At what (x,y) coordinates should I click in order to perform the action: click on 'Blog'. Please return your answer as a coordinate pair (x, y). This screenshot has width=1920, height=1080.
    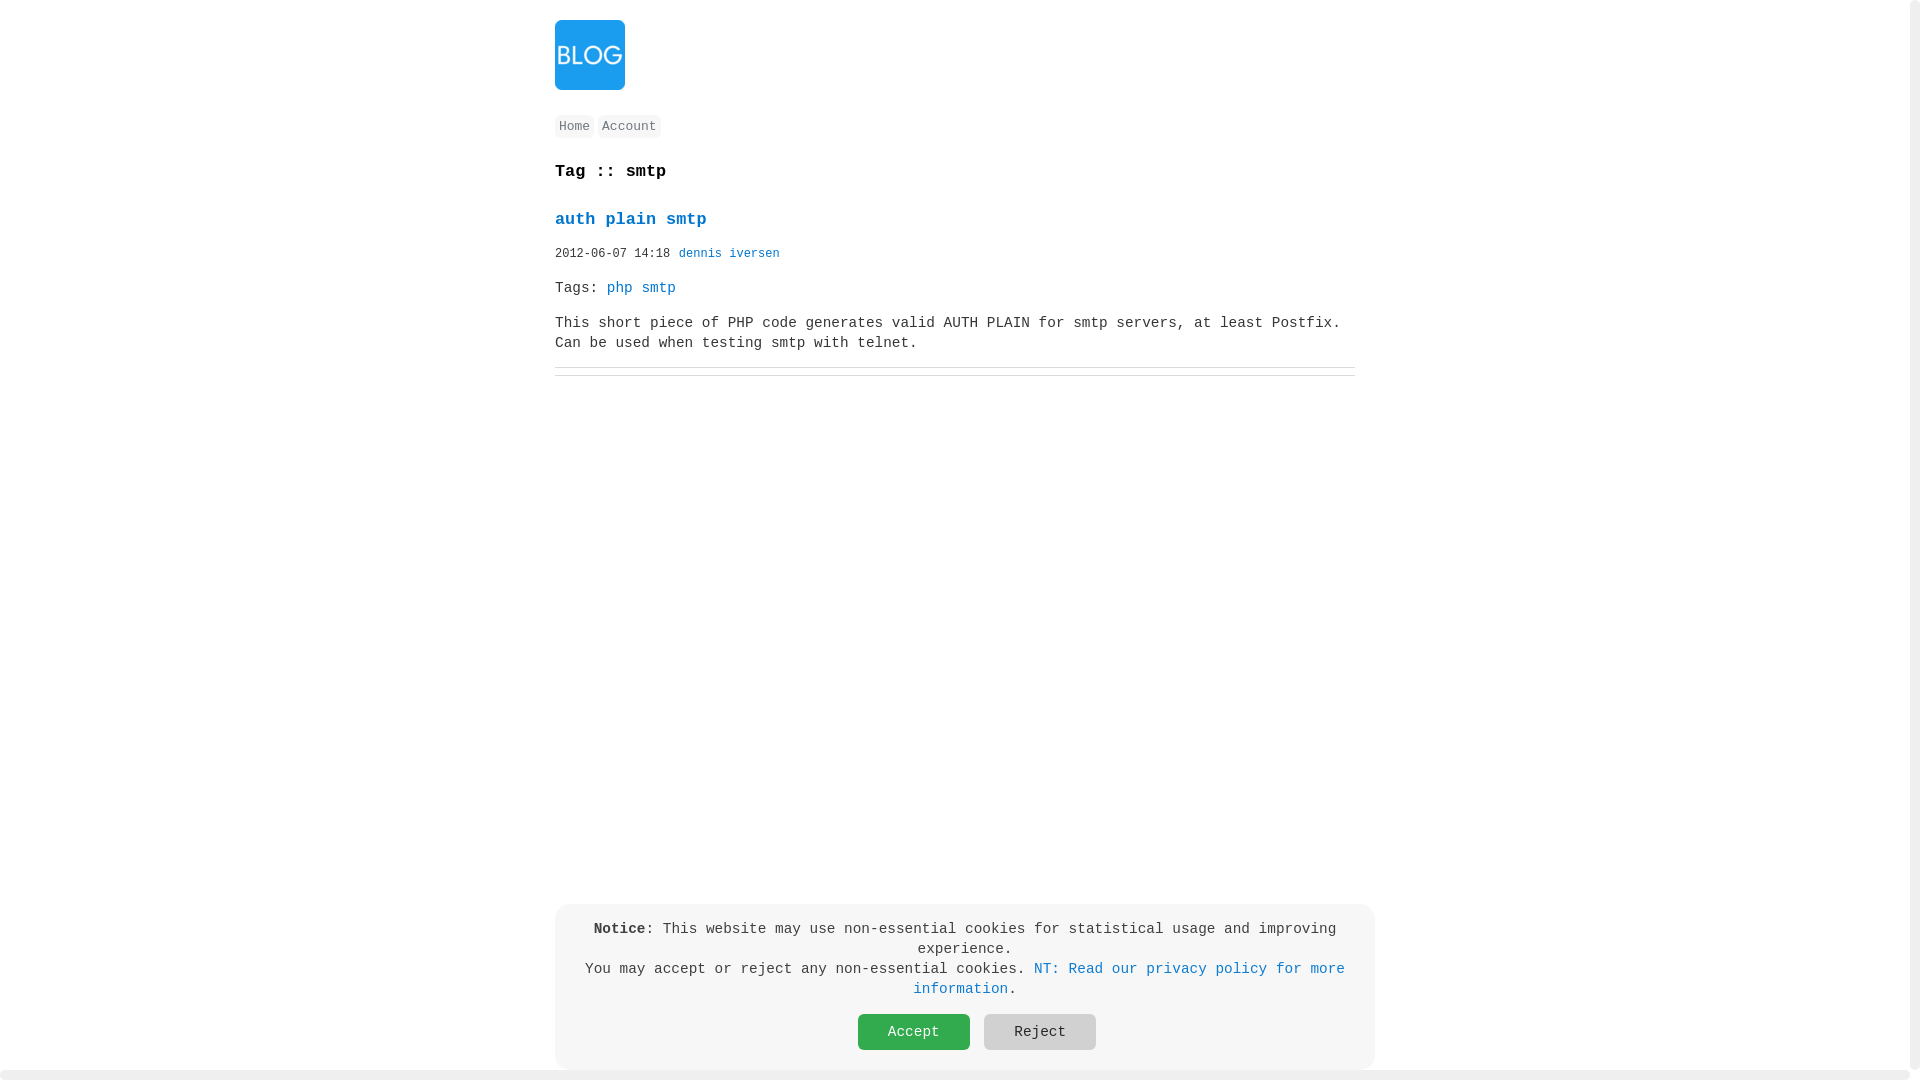
    Looking at the image, I should click on (555, 53).